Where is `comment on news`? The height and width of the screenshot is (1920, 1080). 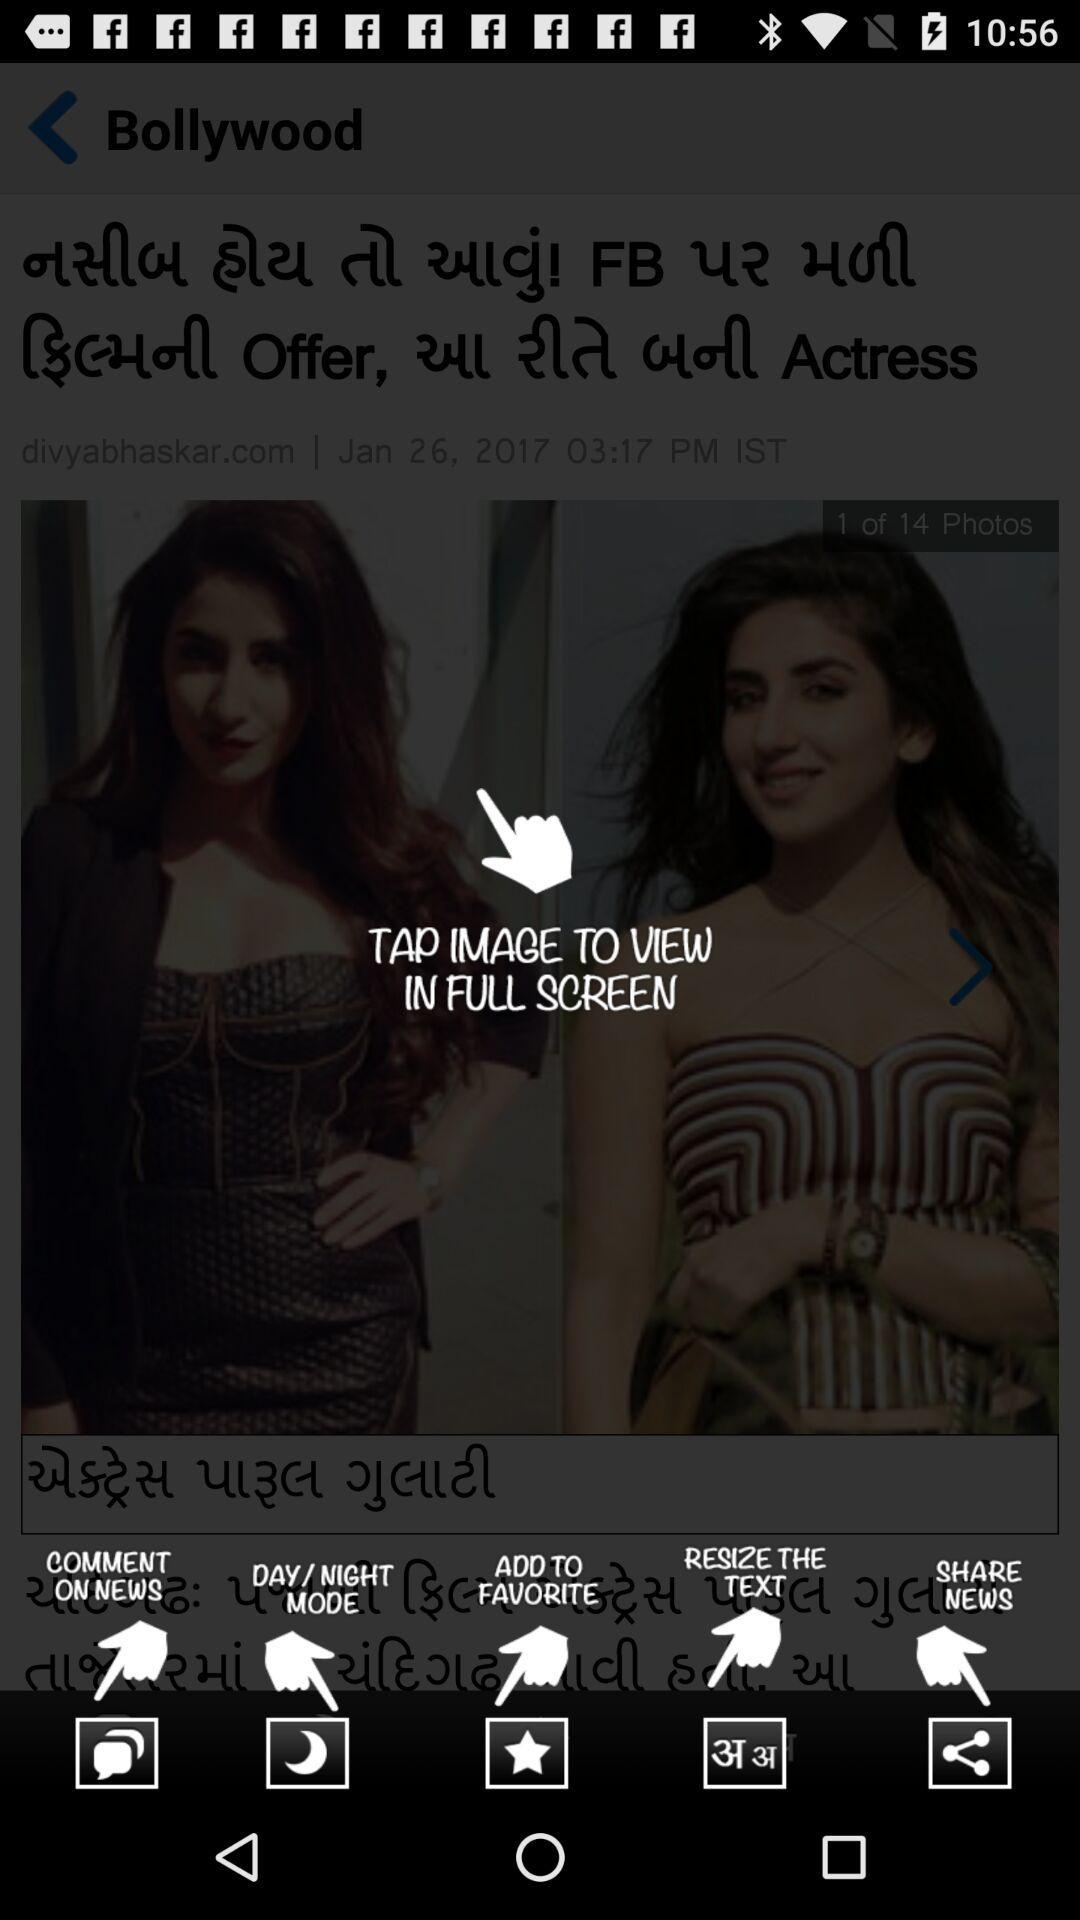 comment on news is located at coordinates (108, 1669).